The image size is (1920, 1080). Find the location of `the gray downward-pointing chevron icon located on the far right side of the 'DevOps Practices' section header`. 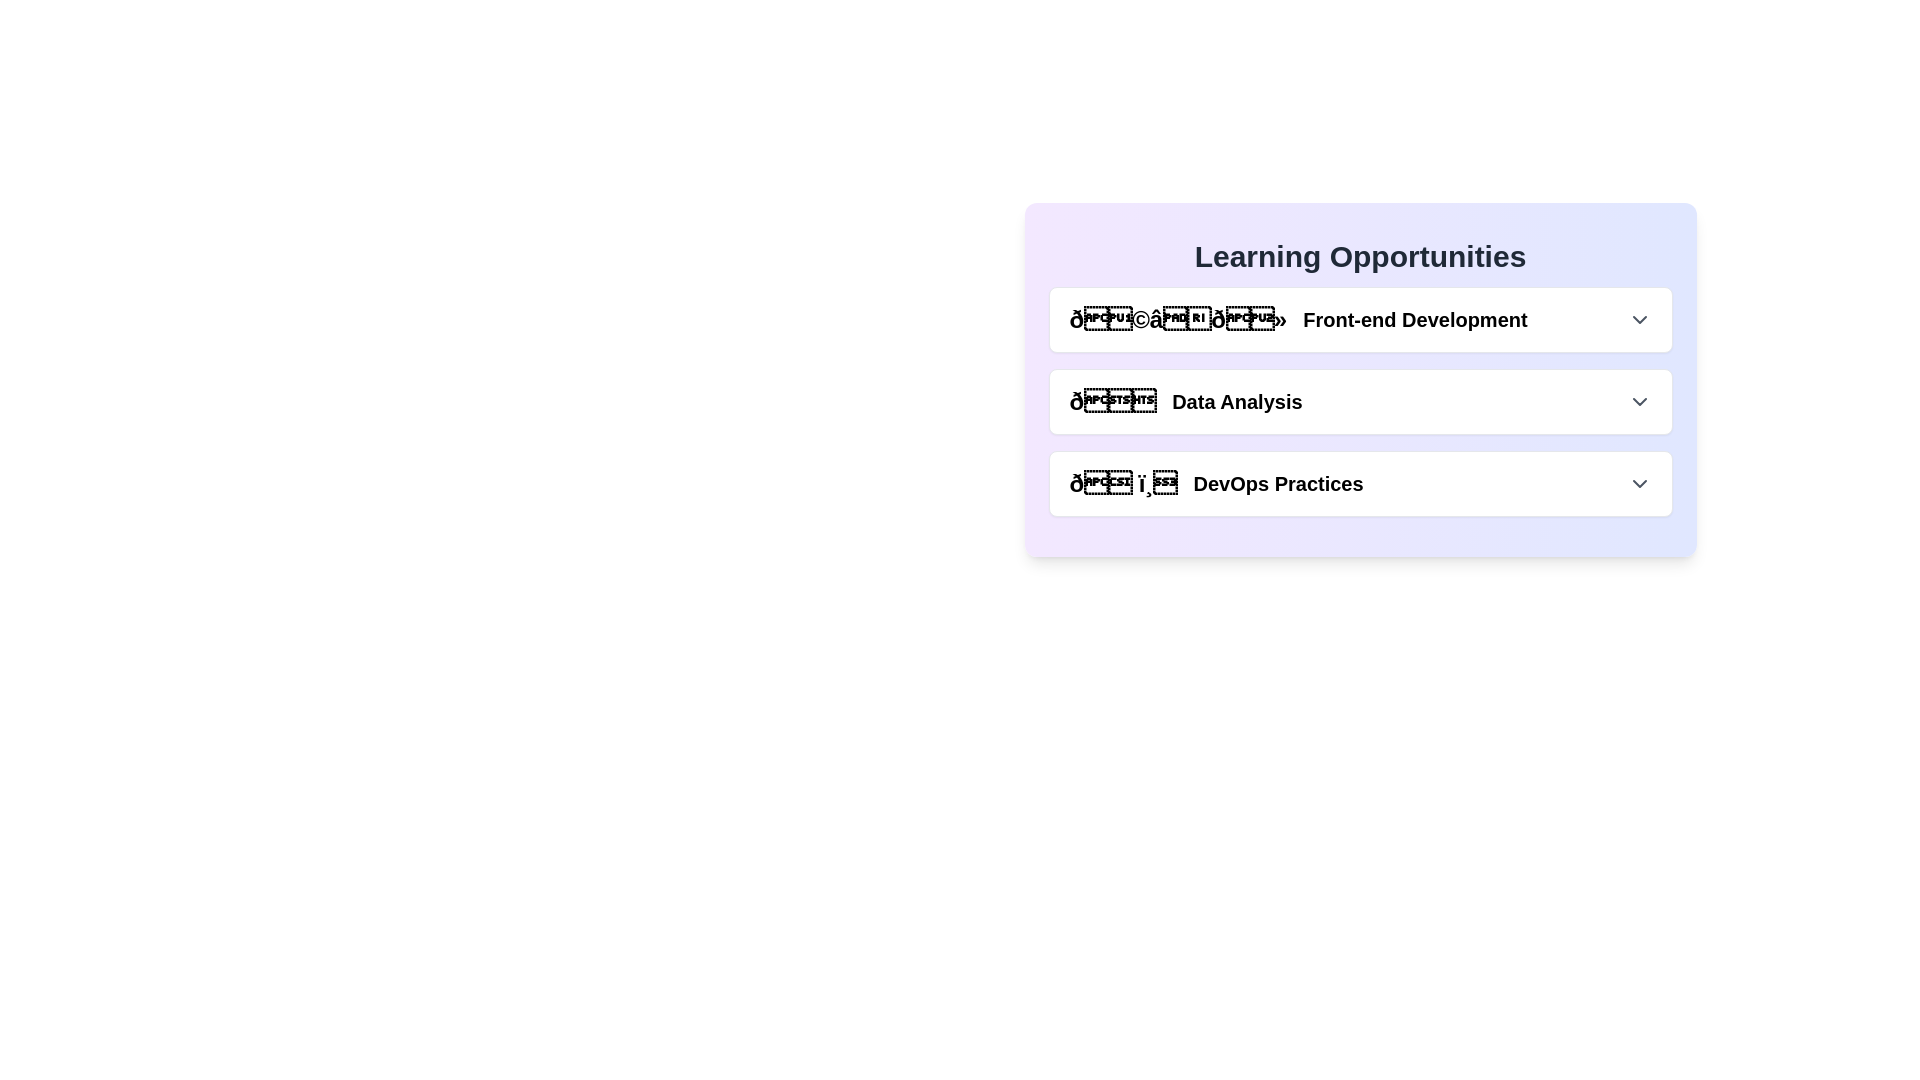

the gray downward-pointing chevron icon located on the far right side of the 'DevOps Practices' section header is located at coordinates (1639, 483).